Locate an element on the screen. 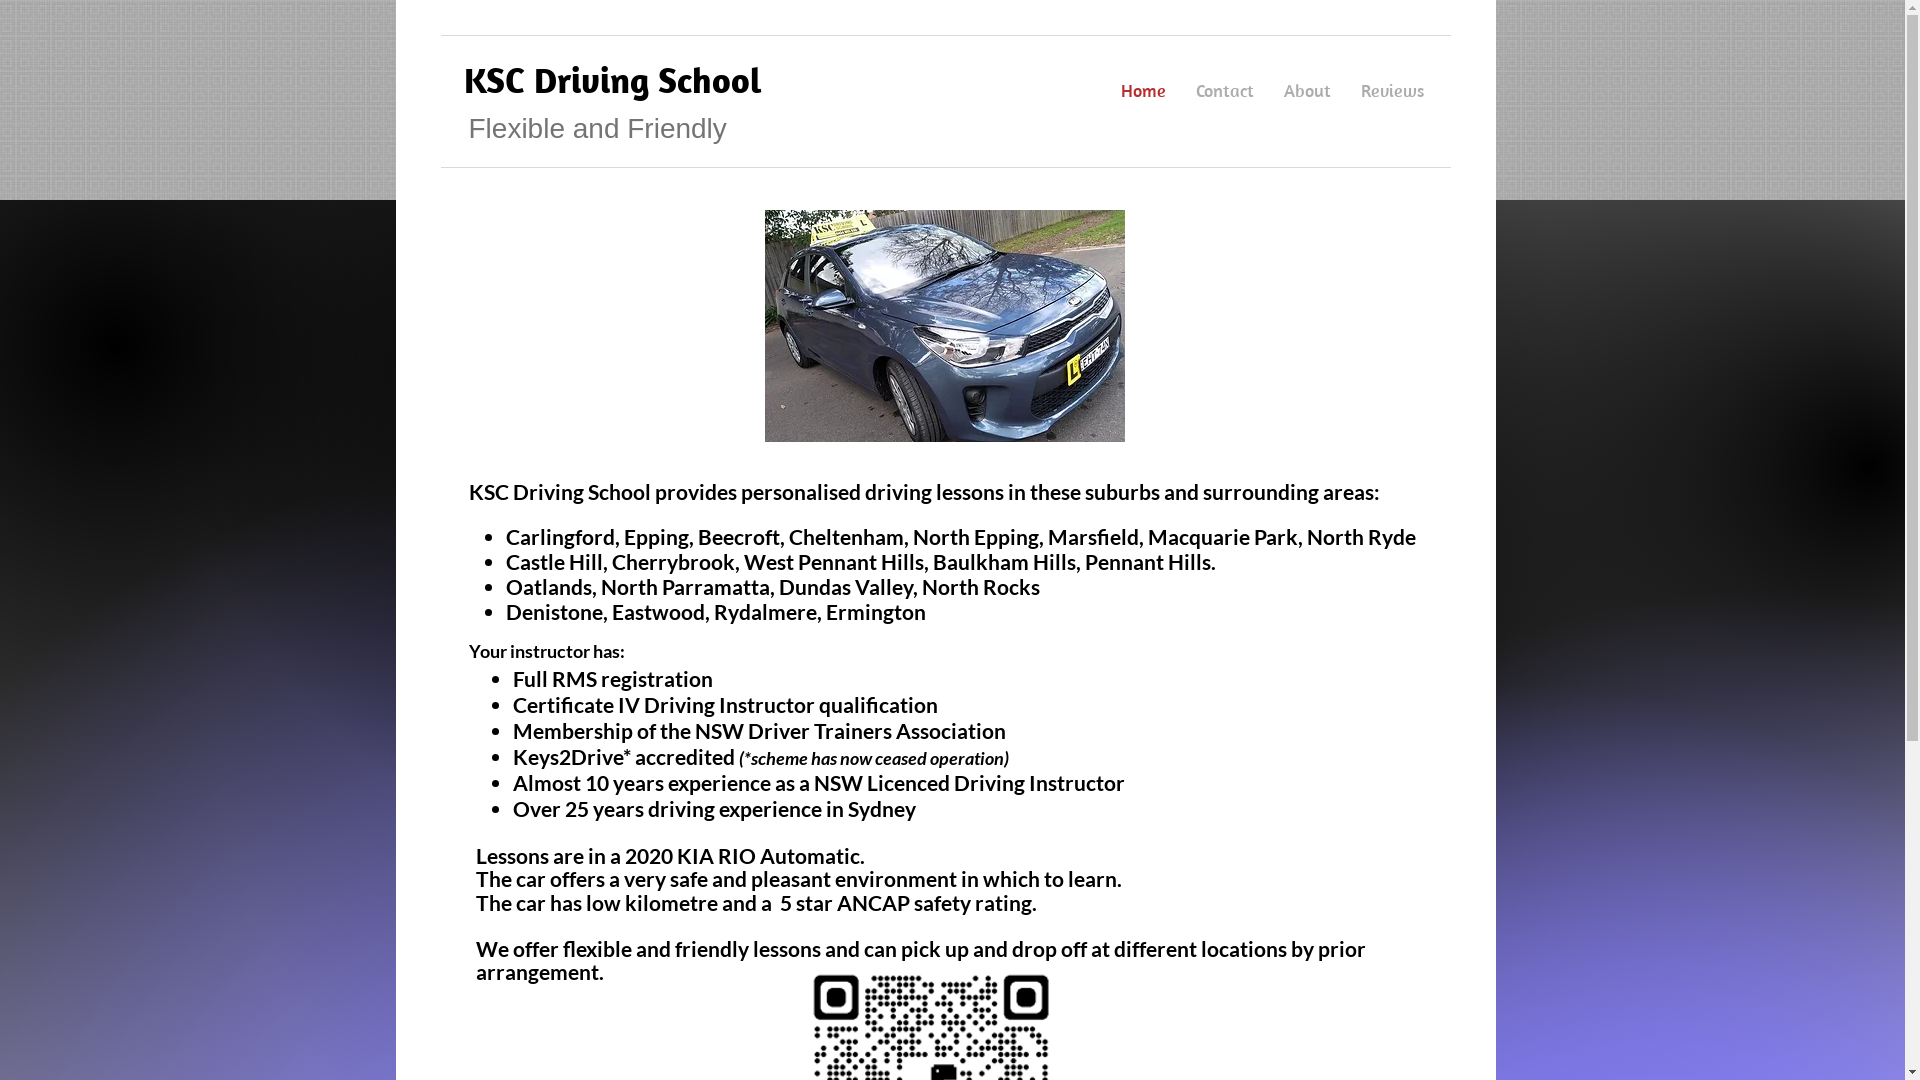 This screenshot has width=1920, height=1080. 'About' is located at coordinates (1307, 91).